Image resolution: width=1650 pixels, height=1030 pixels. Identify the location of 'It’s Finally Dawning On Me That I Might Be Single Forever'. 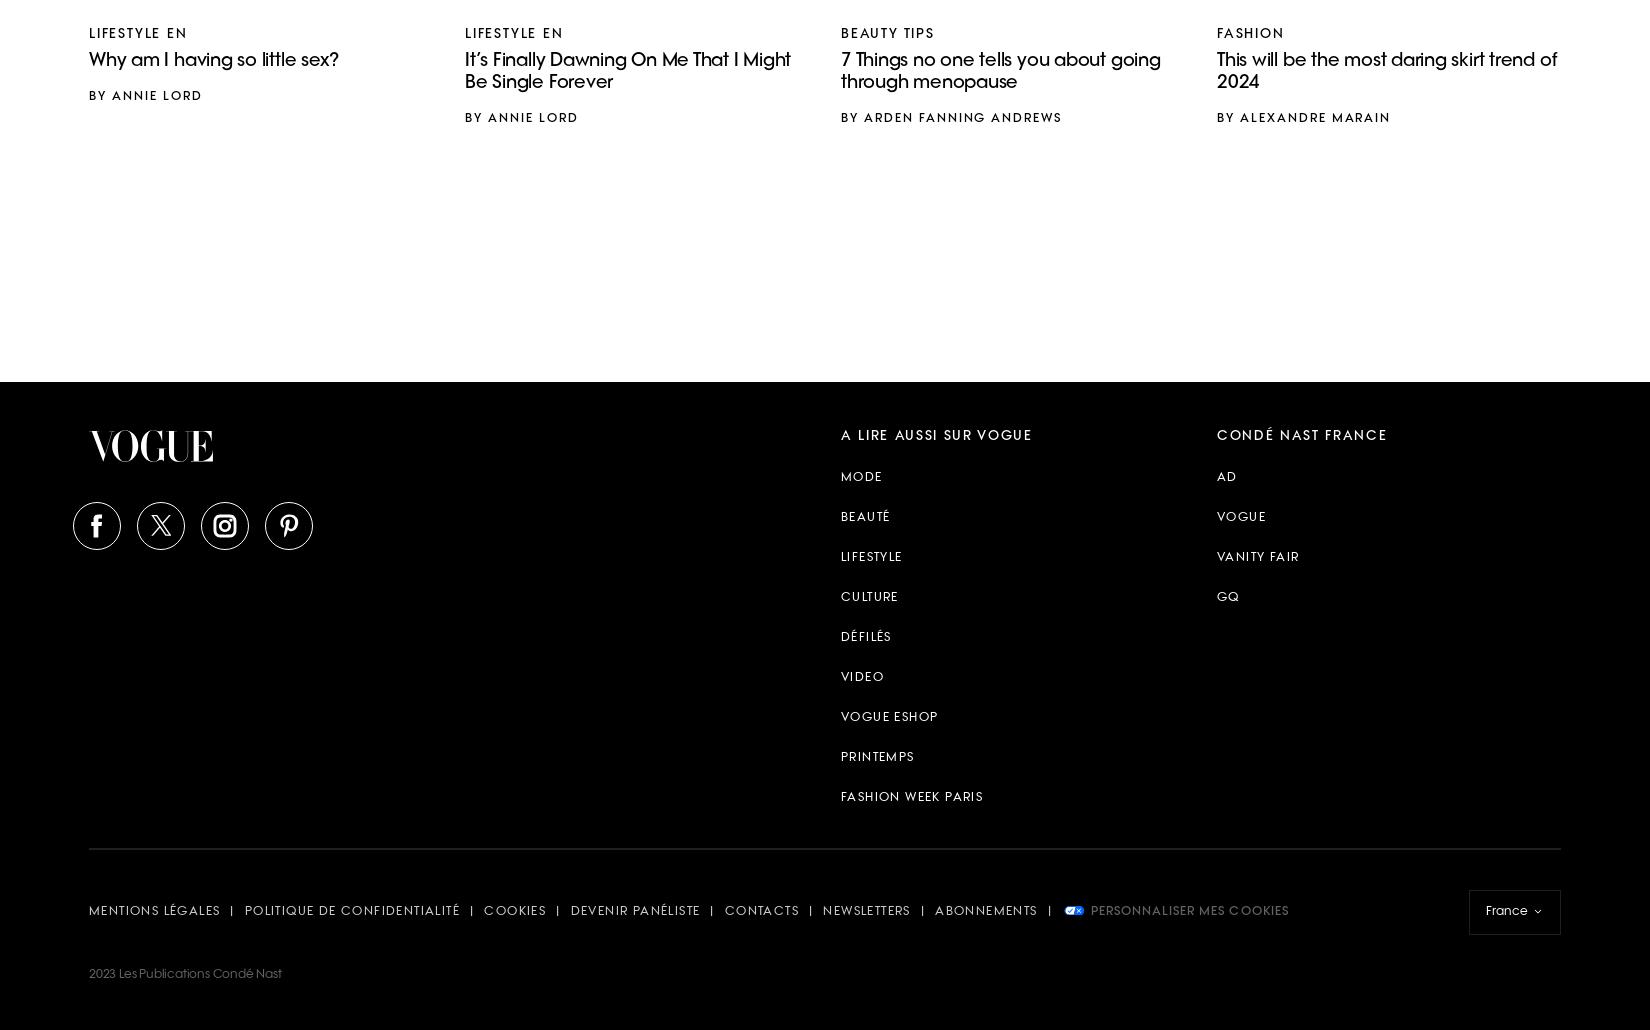
(626, 72).